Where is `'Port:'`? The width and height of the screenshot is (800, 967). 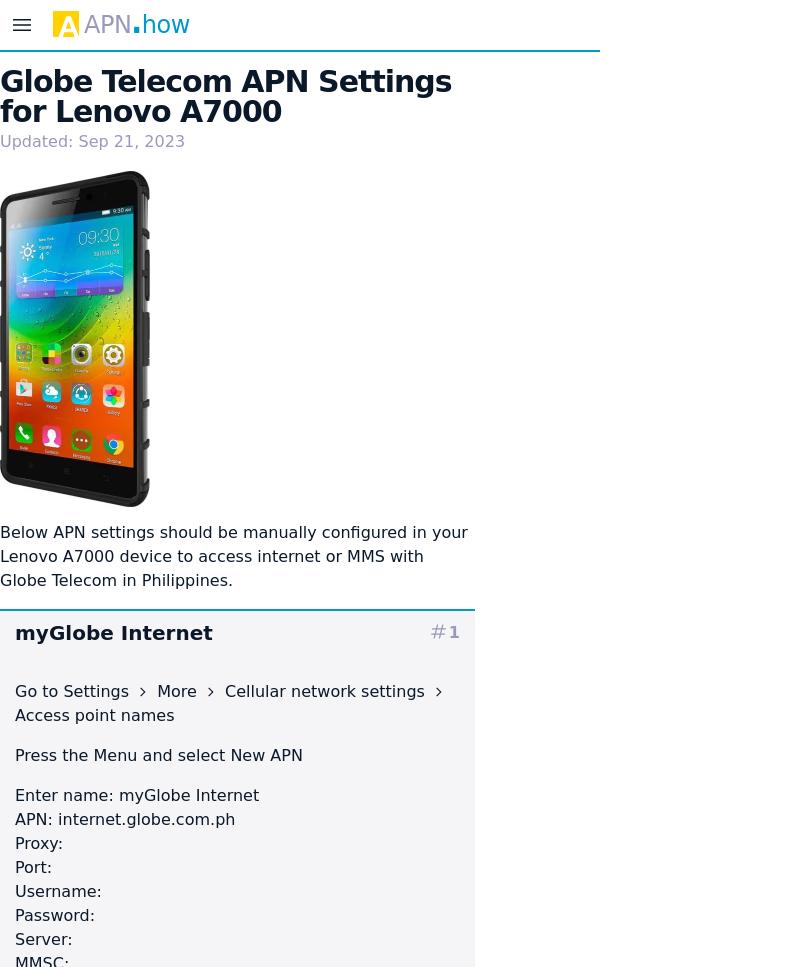
'Port:' is located at coordinates (33, 865).